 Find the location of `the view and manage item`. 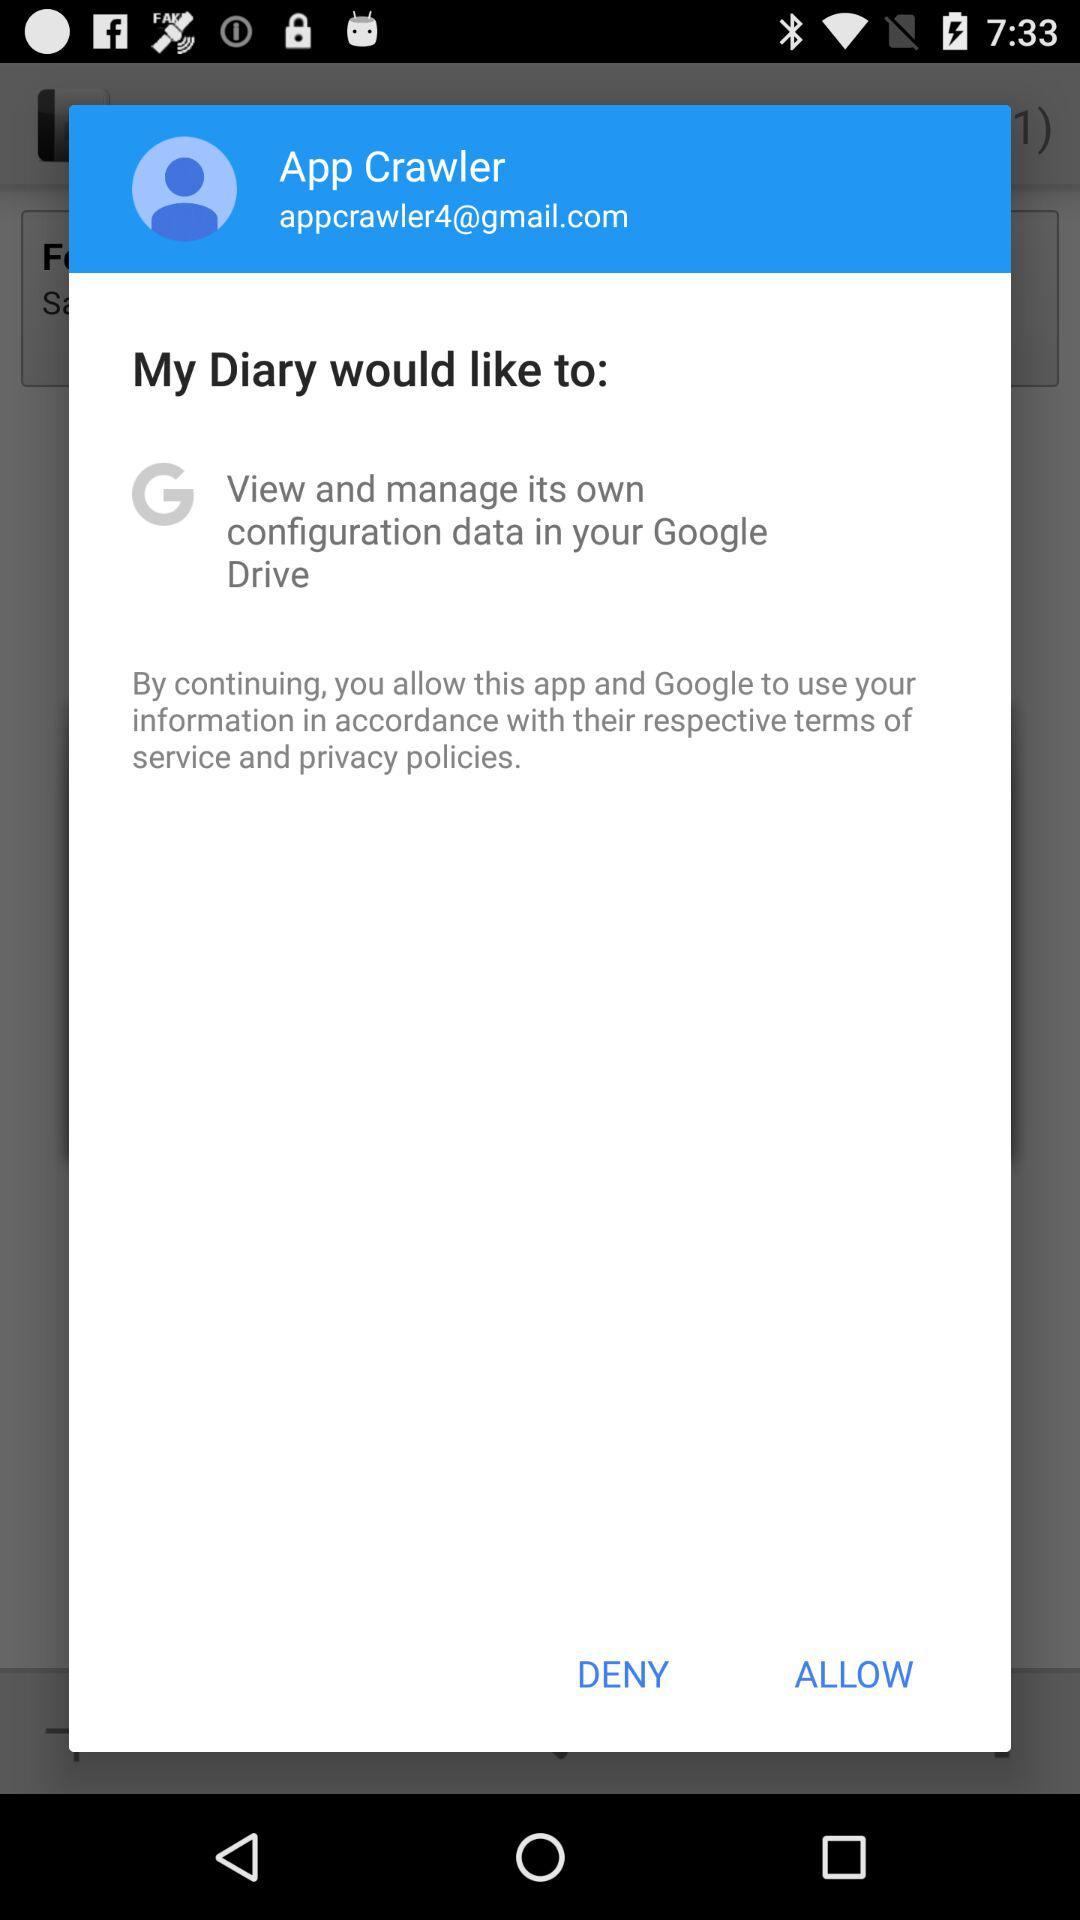

the view and manage item is located at coordinates (540, 530).